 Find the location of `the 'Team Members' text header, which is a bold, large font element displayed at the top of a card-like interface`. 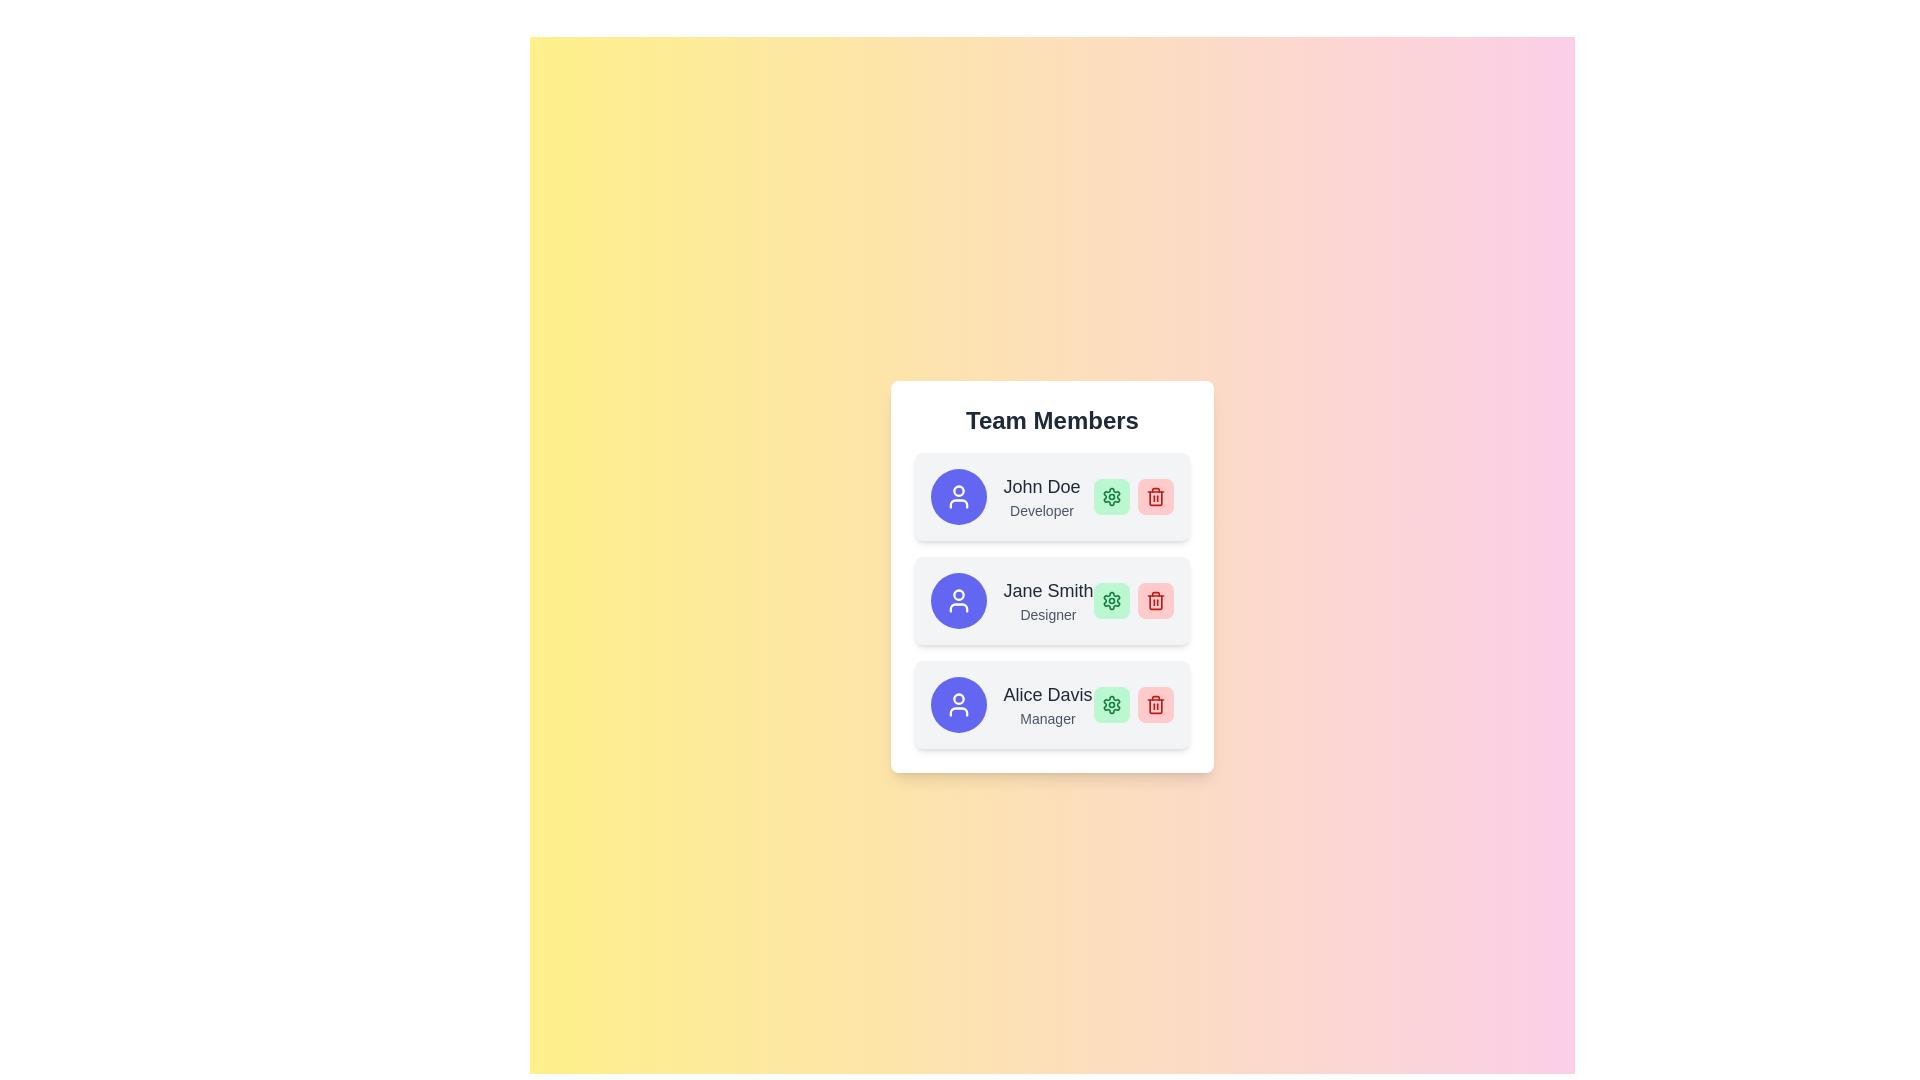

the 'Team Members' text header, which is a bold, large font element displayed at the top of a card-like interface is located at coordinates (1051, 419).